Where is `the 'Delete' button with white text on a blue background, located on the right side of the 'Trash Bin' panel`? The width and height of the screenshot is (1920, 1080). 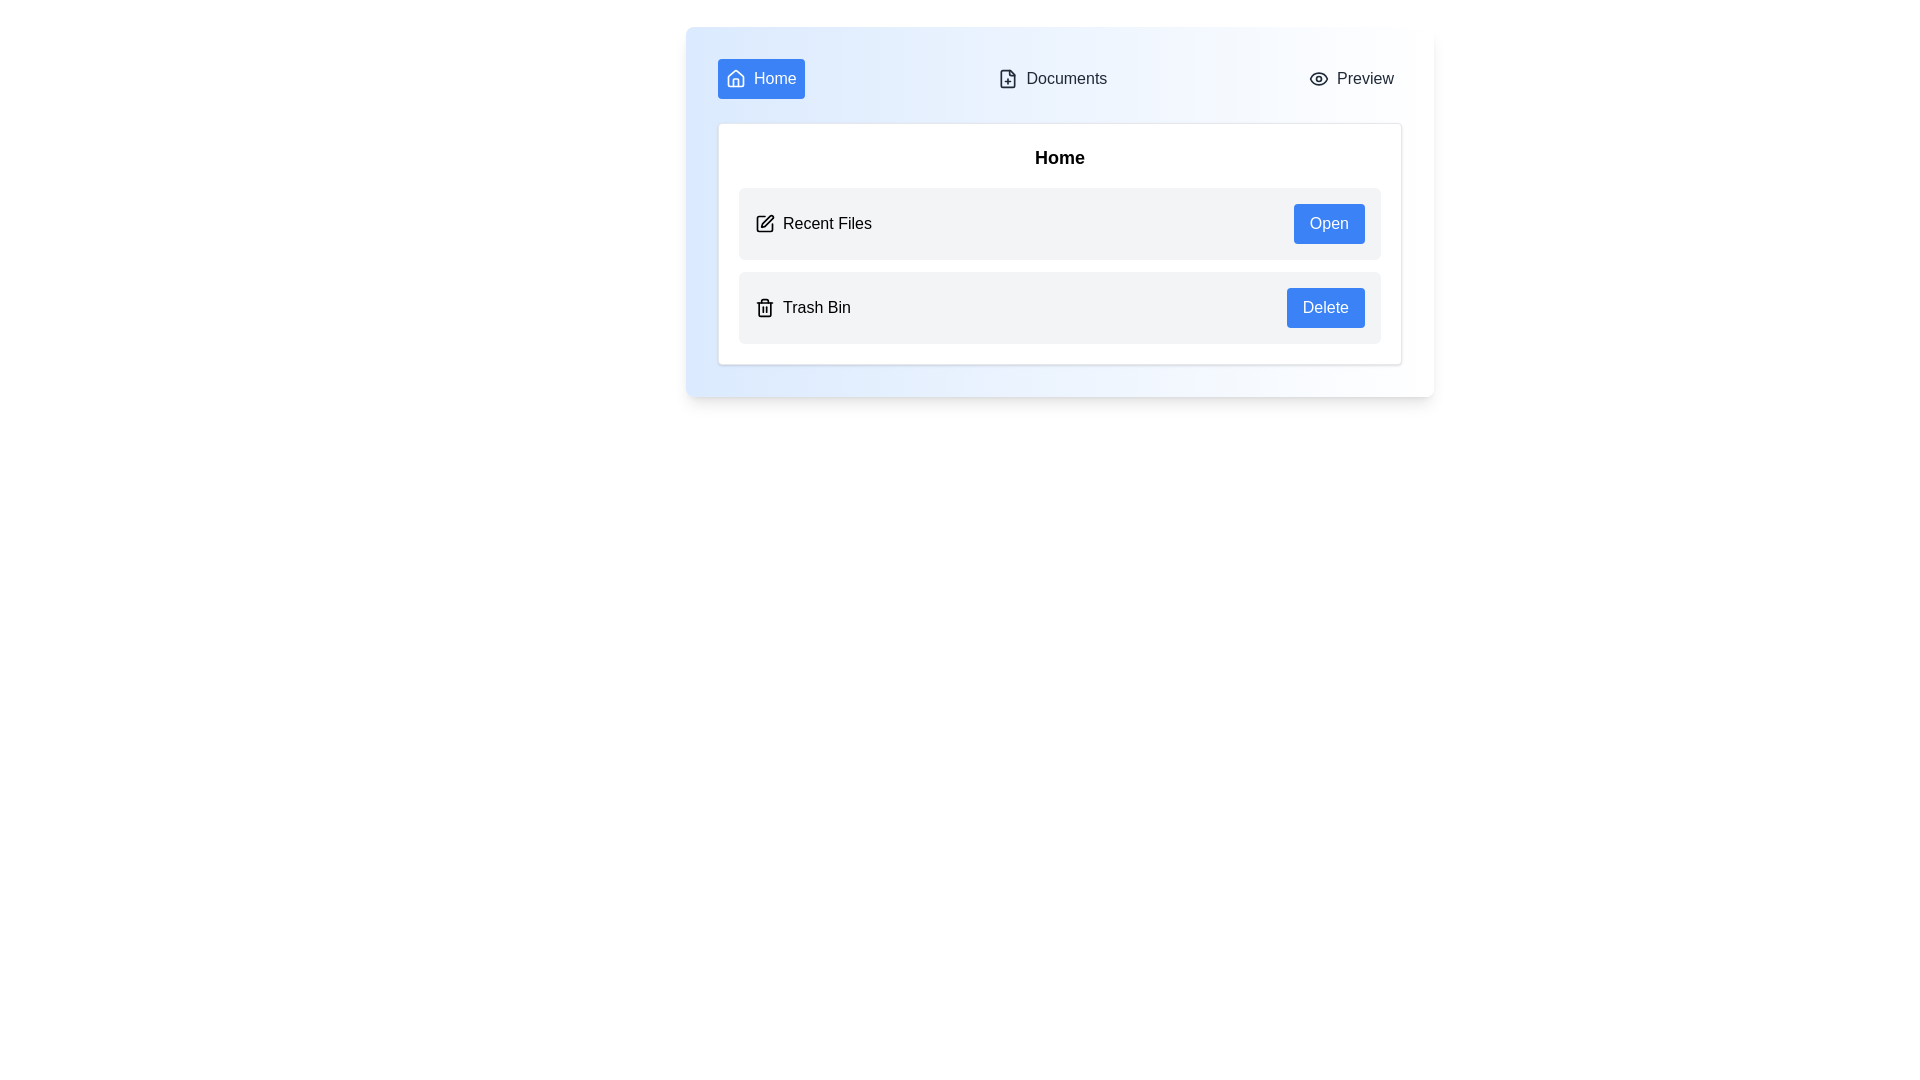
the 'Delete' button with white text on a blue background, located on the right side of the 'Trash Bin' panel is located at coordinates (1325, 308).